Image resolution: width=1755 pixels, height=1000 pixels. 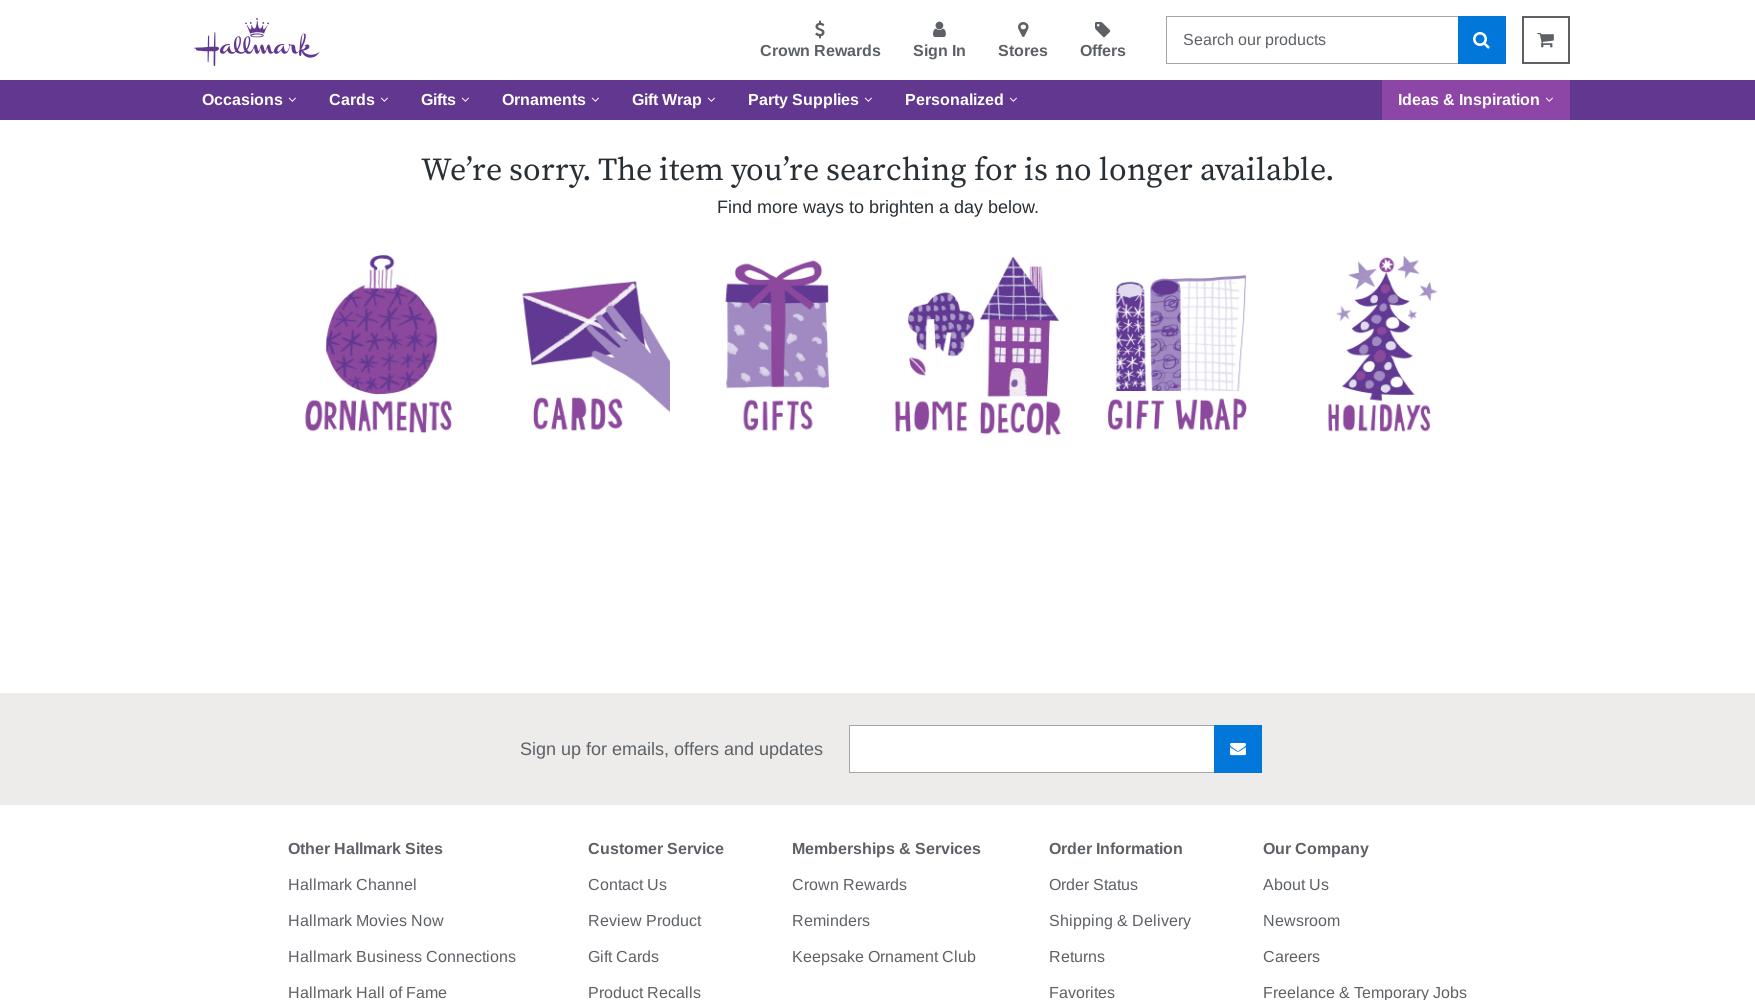 What do you see at coordinates (1396, 98) in the screenshot?
I see `'Ideas & Inspiration'` at bounding box center [1396, 98].